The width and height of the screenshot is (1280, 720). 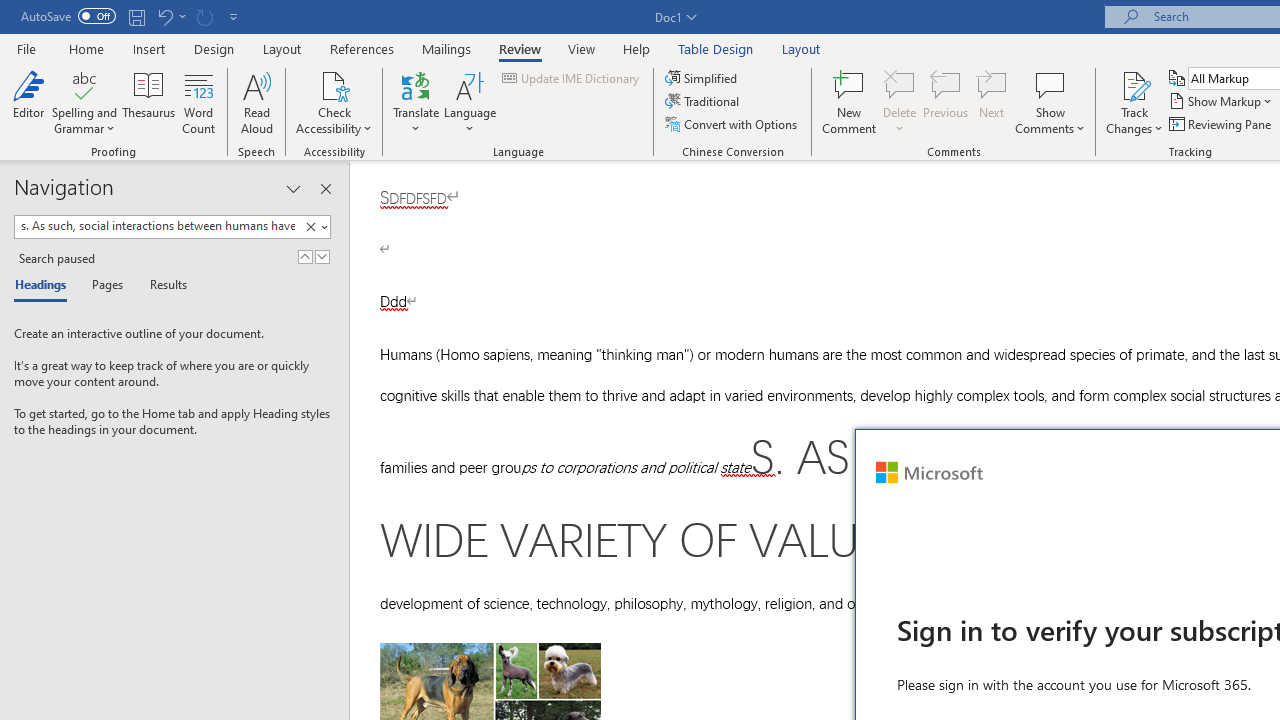 What do you see at coordinates (204, 16) in the screenshot?
I see `'Can'` at bounding box center [204, 16].